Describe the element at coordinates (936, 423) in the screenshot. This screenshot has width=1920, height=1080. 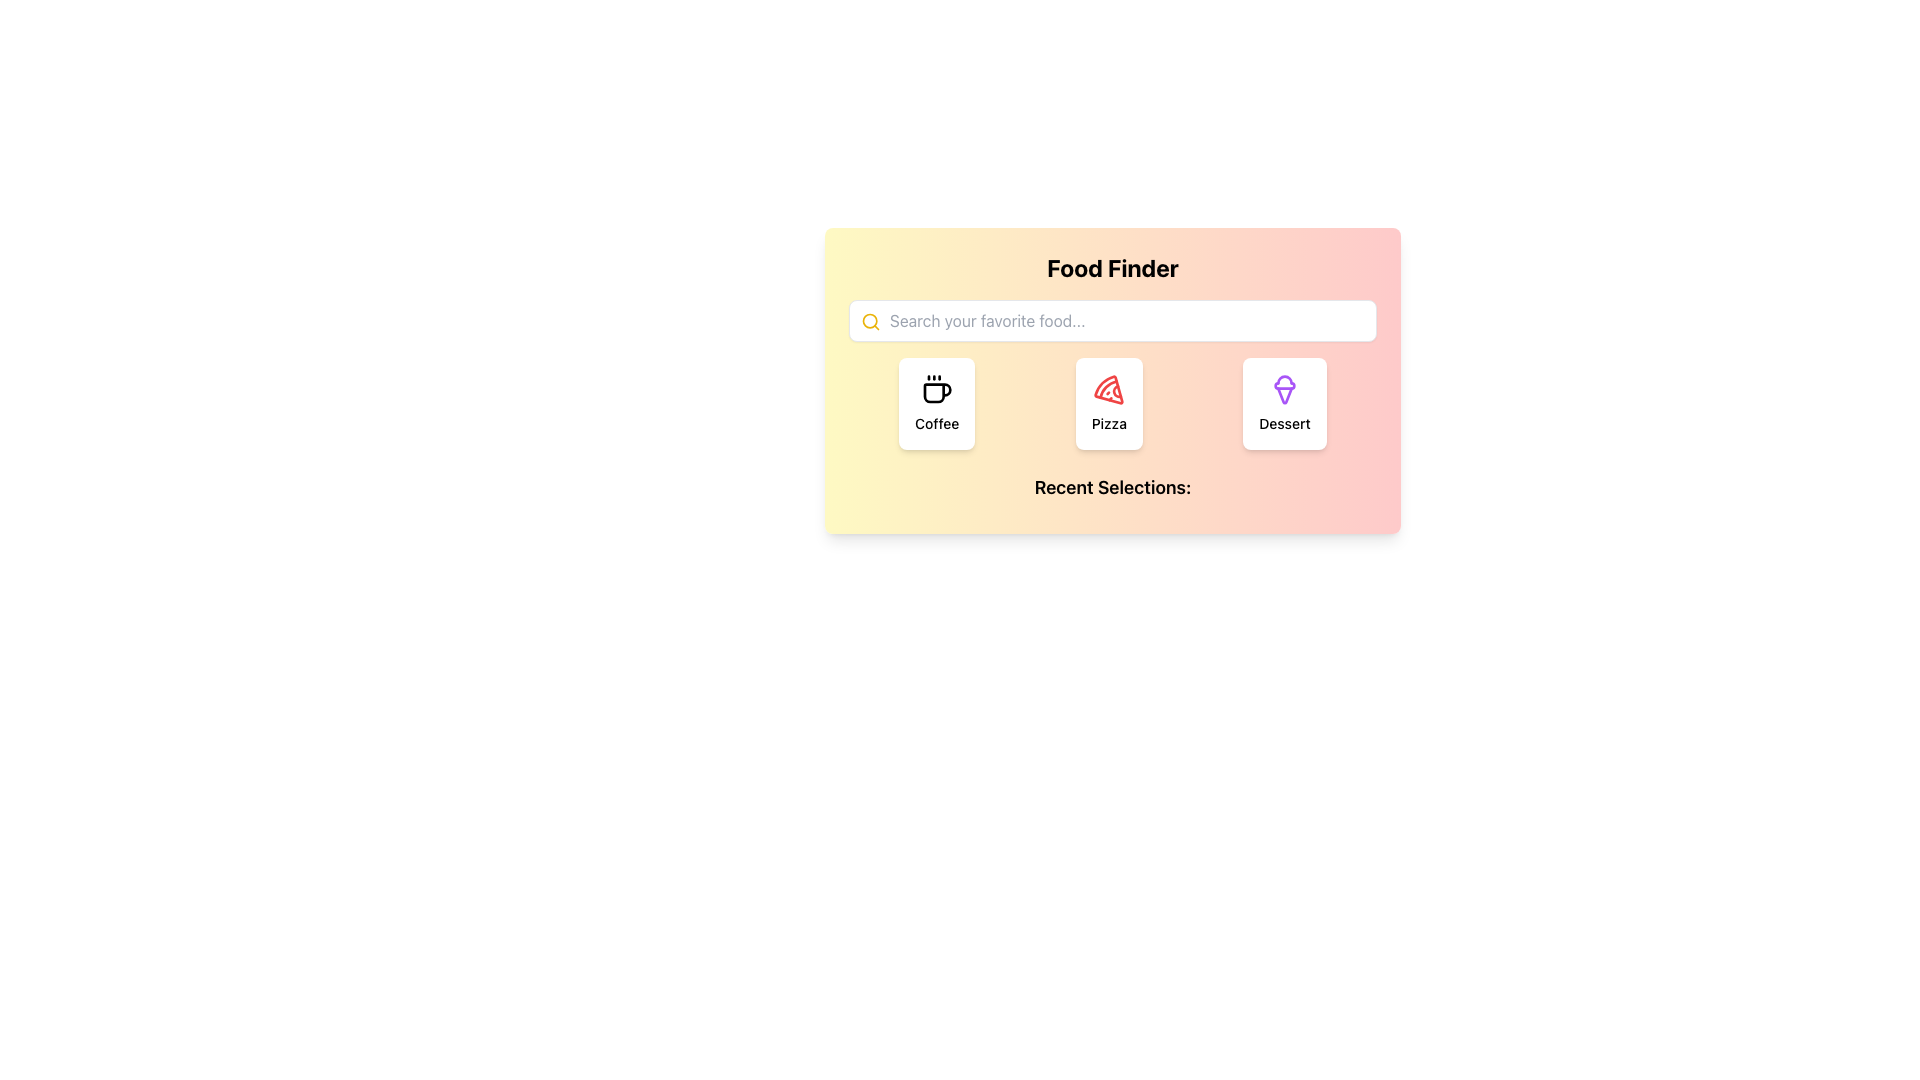
I see `text label displaying the word 'Coffee' located beneath the coffee cup icon in the card on the left side of the interface` at that location.